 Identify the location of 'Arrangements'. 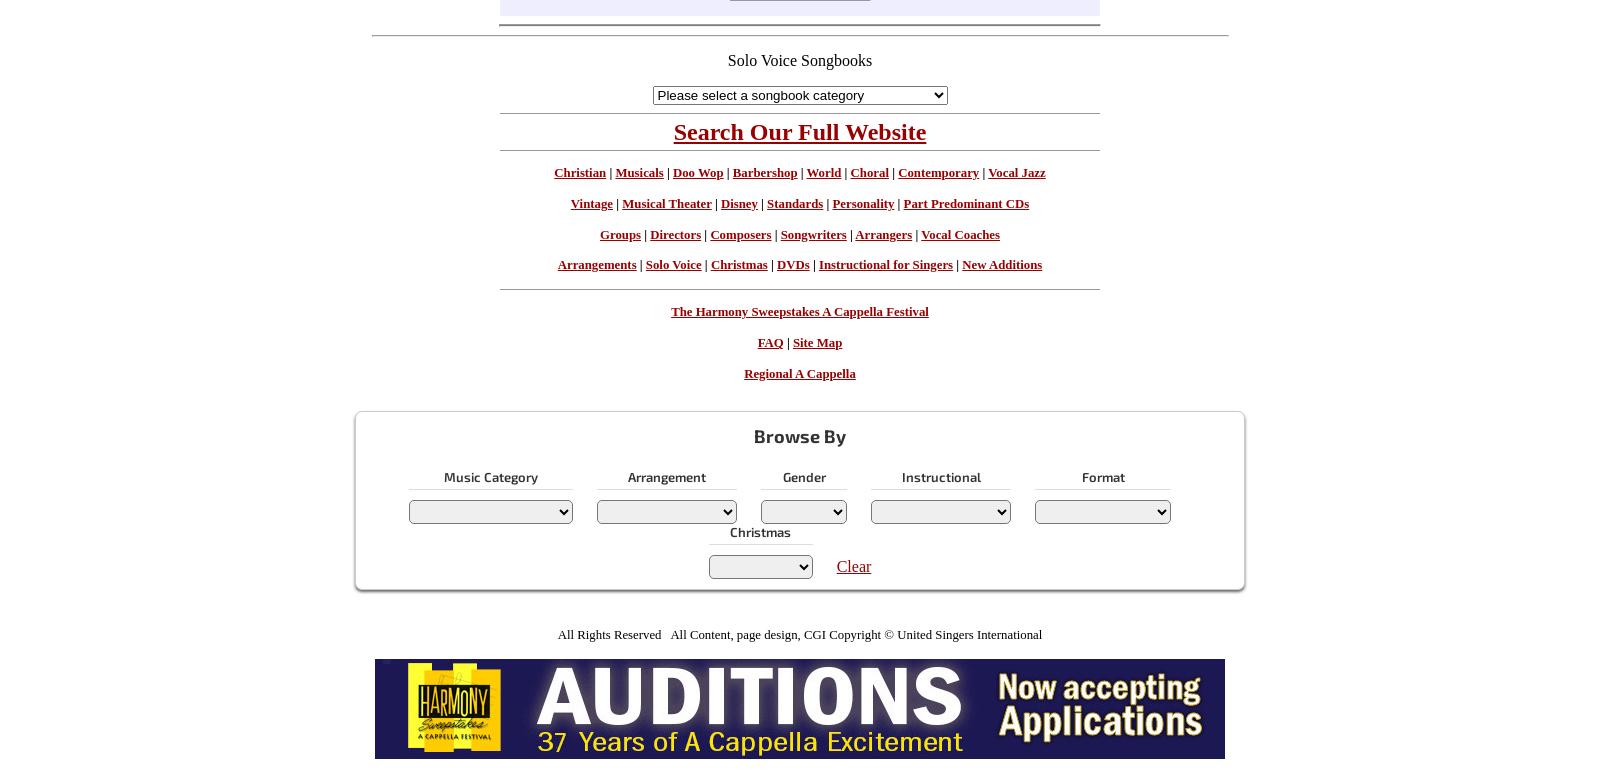
(595, 265).